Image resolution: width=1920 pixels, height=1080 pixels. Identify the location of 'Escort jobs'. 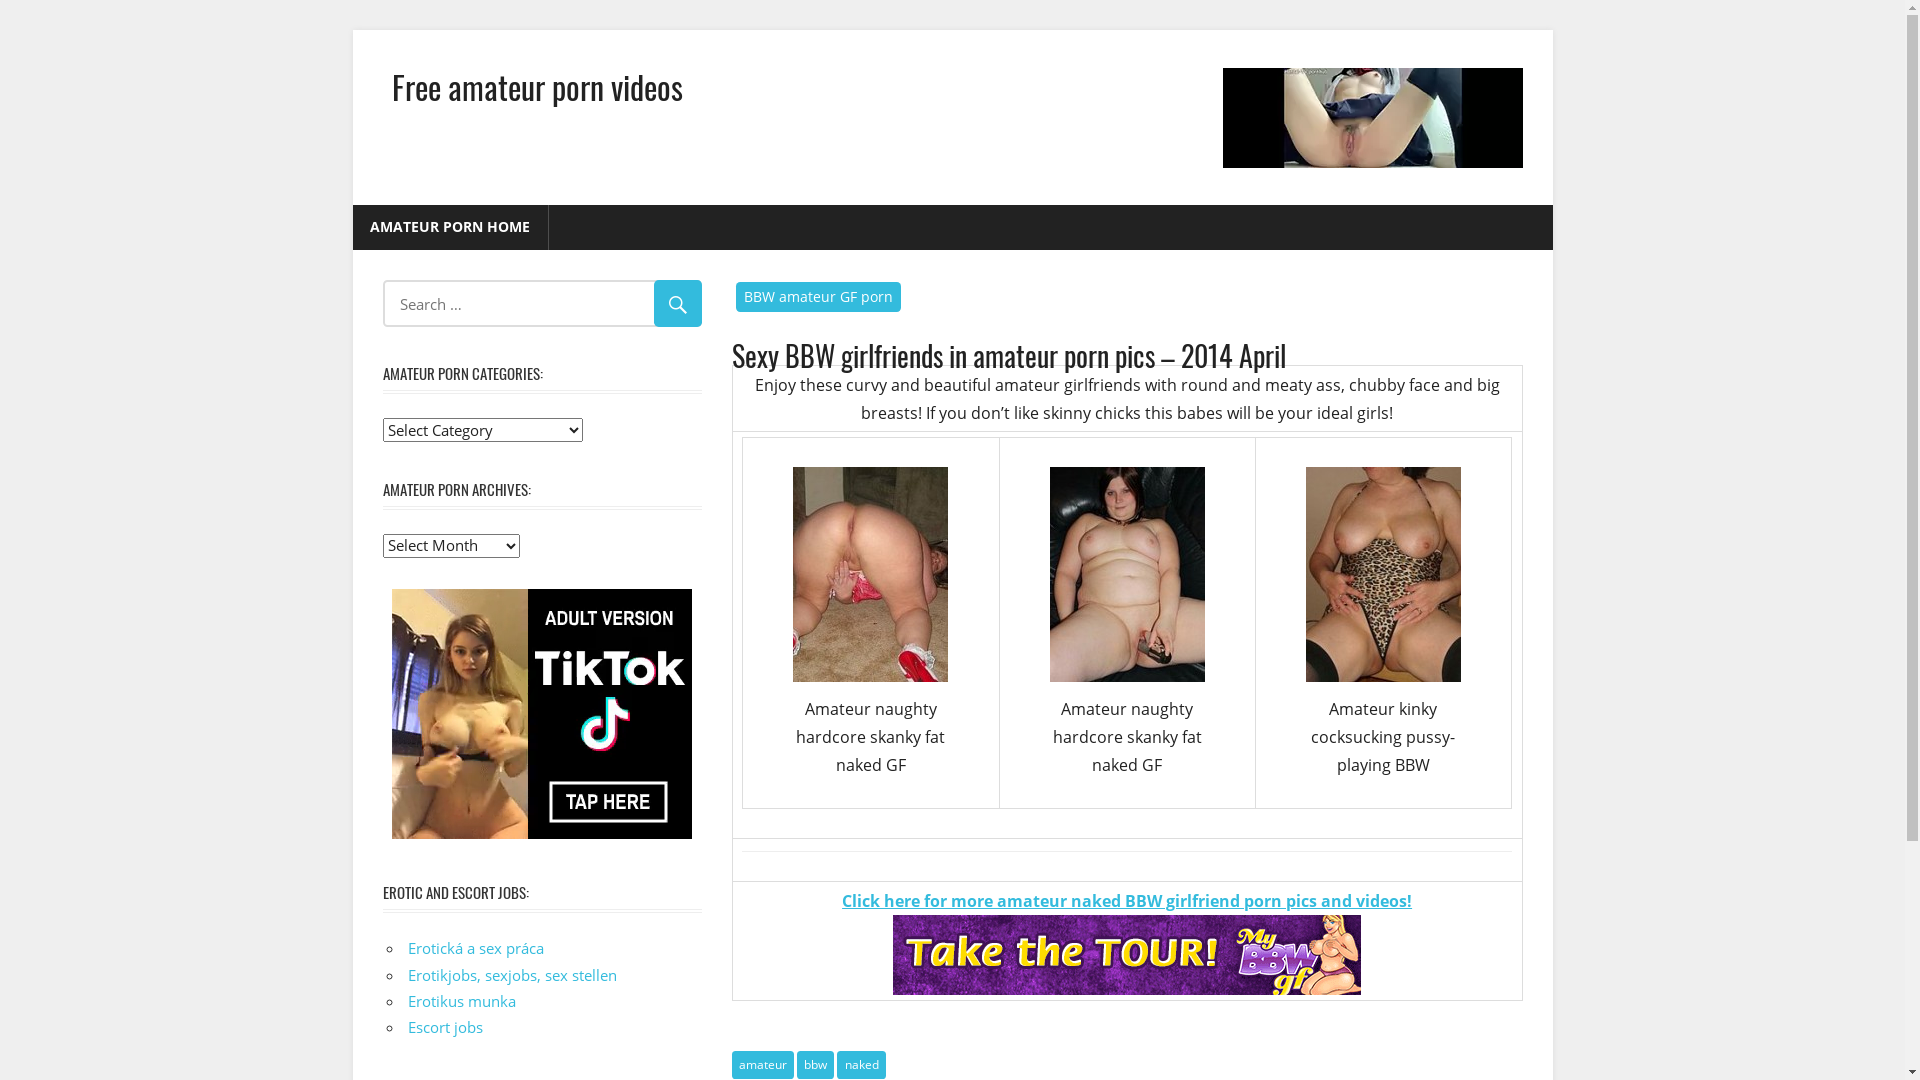
(407, 1026).